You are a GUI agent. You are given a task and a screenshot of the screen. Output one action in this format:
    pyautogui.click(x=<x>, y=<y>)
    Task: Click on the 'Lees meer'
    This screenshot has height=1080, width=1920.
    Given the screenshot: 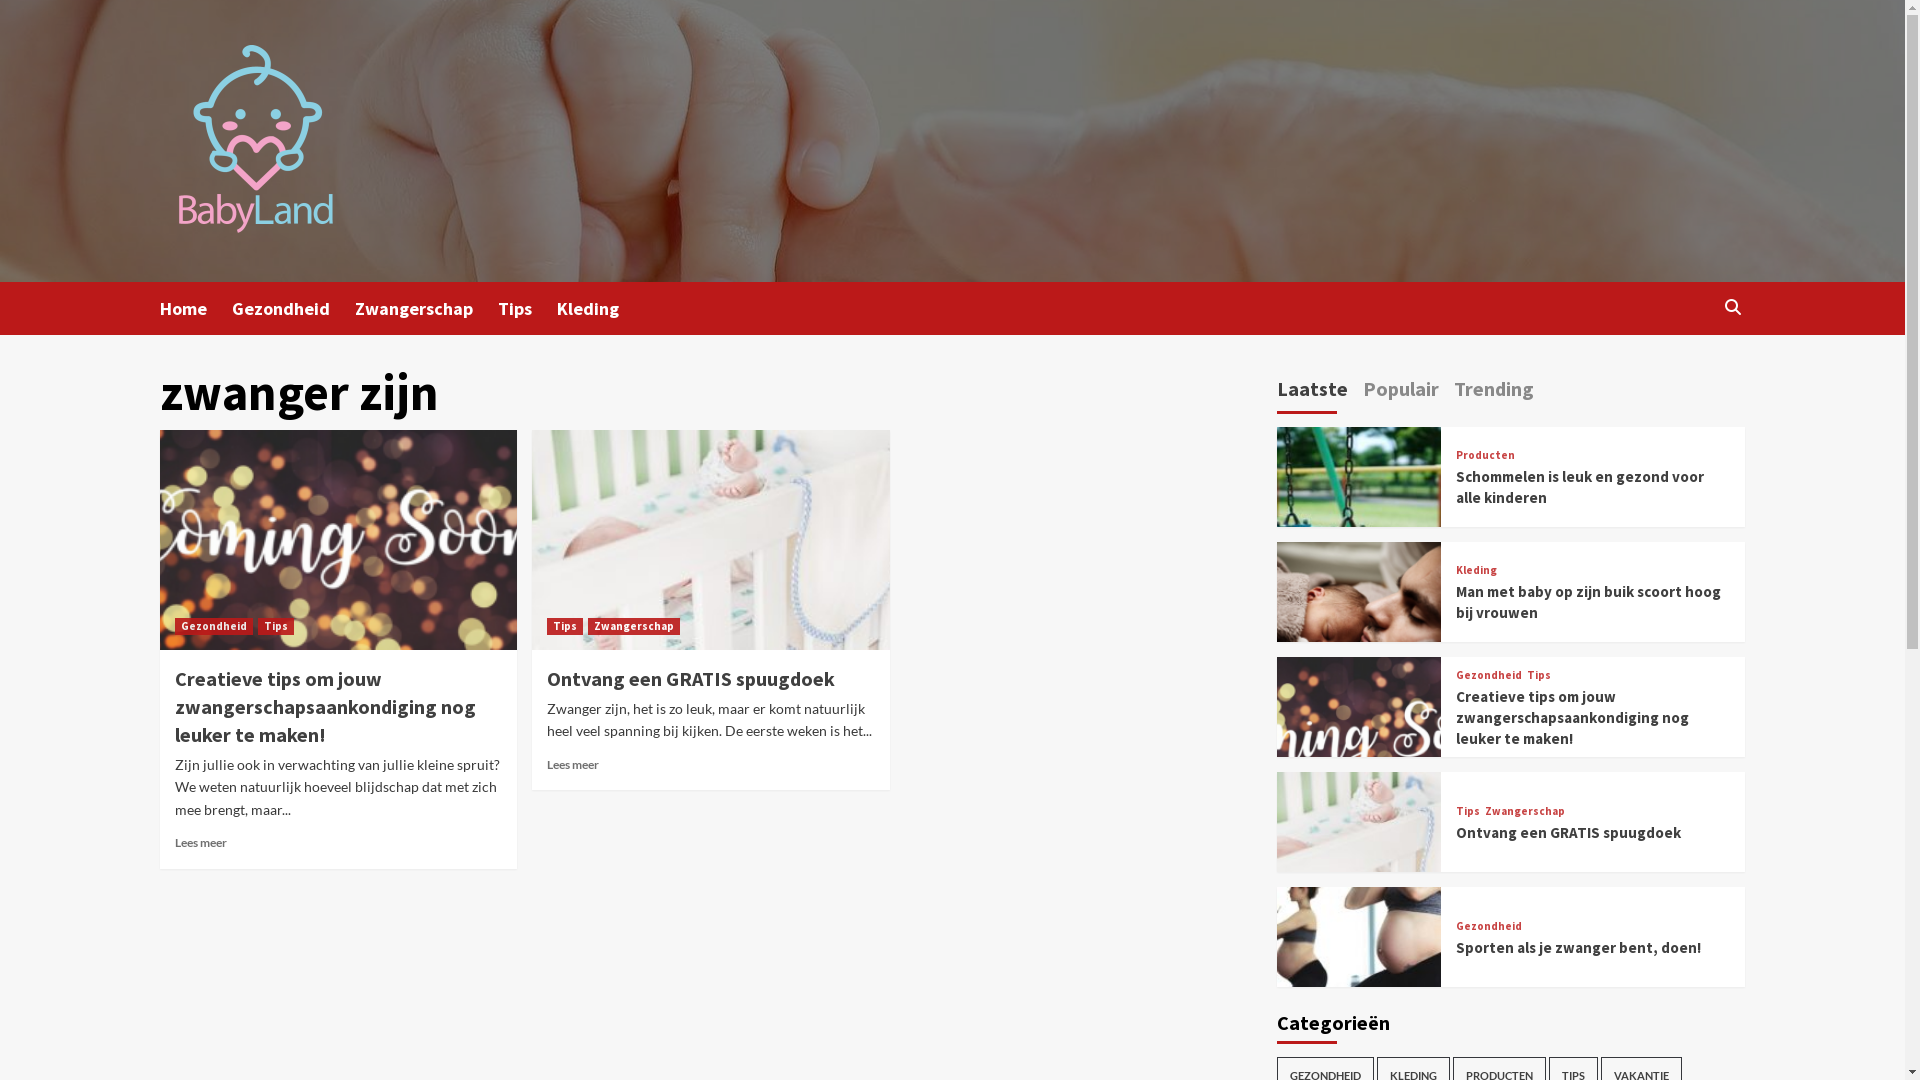 What is the action you would take?
    pyautogui.click(x=201, y=842)
    